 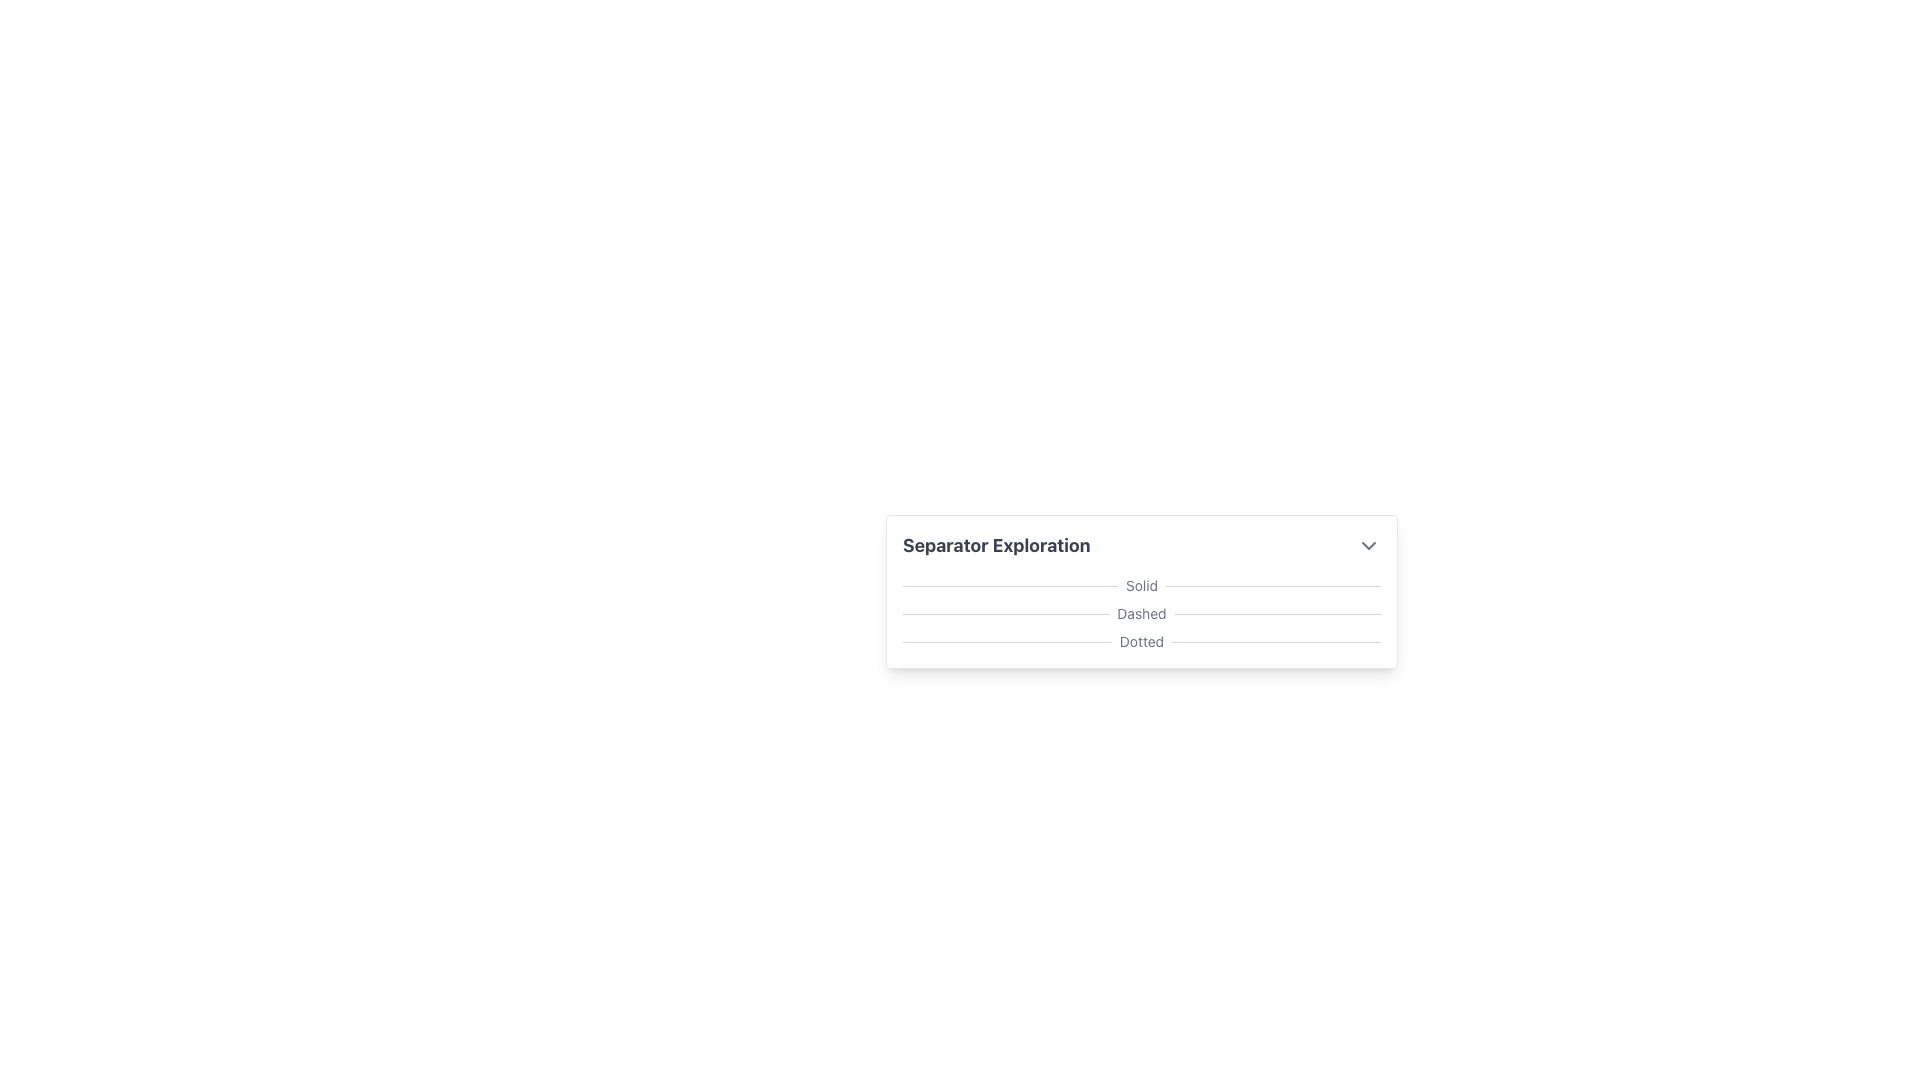 What do you see at coordinates (1142, 641) in the screenshot?
I see `the text label displaying 'Dotted', which is centered between two horizontal dotted lines in the 'Separator Exploration' dropdown interface` at bounding box center [1142, 641].